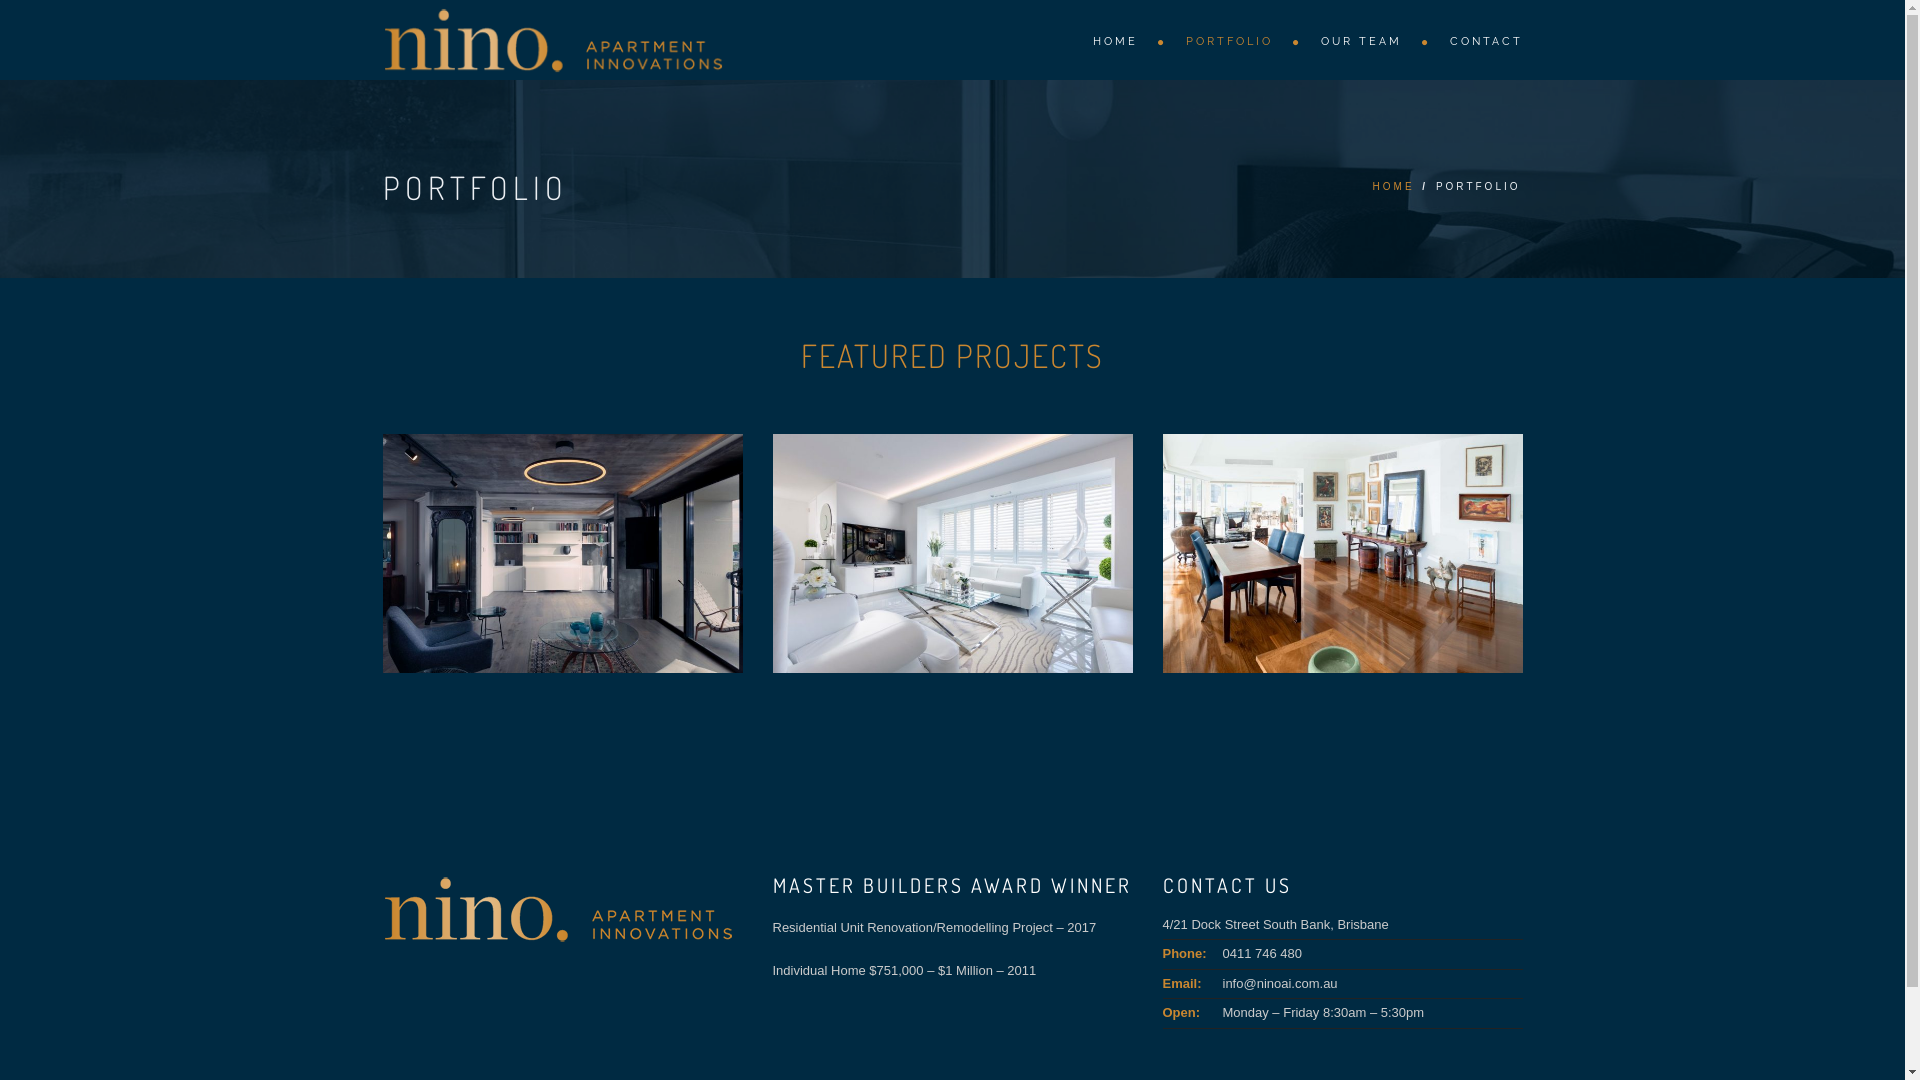 This screenshot has height=1080, width=1920. What do you see at coordinates (1232, 40) in the screenshot?
I see `'PORTFOLIO'` at bounding box center [1232, 40].